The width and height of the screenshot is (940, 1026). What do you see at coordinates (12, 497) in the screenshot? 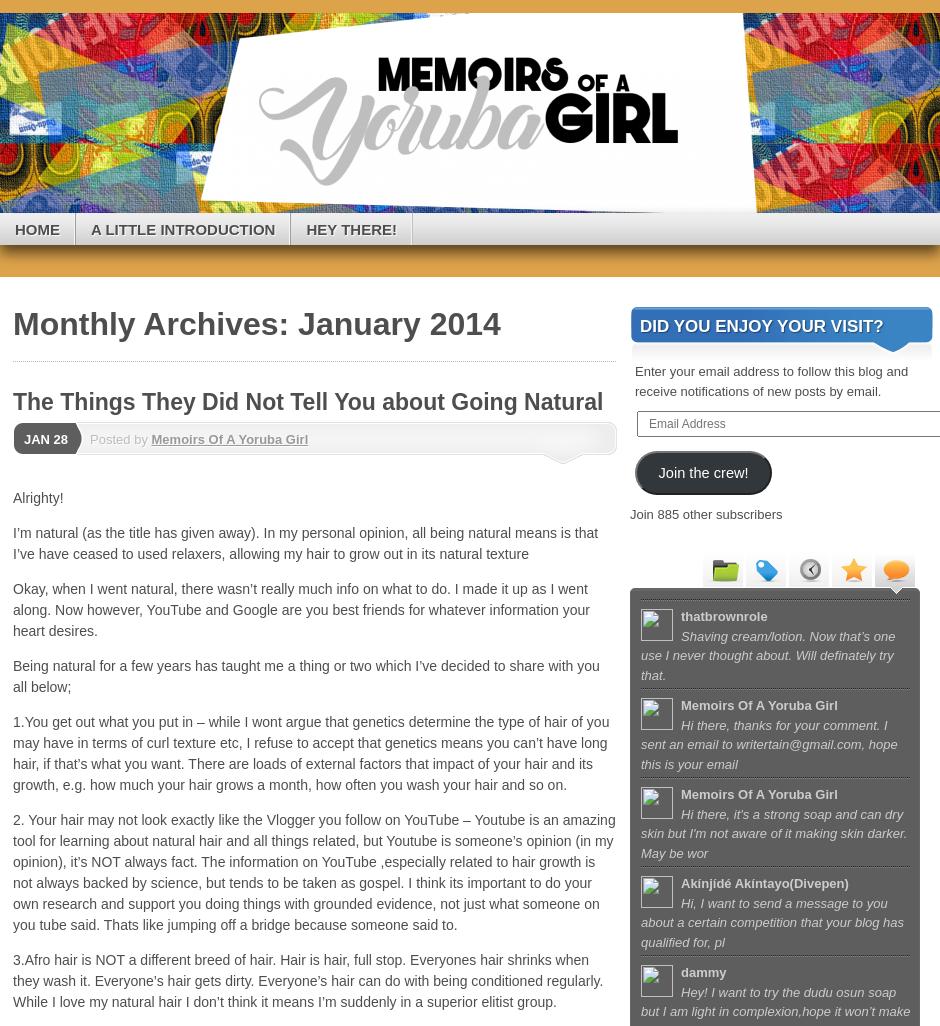
I see `'Alrighty!'` at bounding box center [12, 497].